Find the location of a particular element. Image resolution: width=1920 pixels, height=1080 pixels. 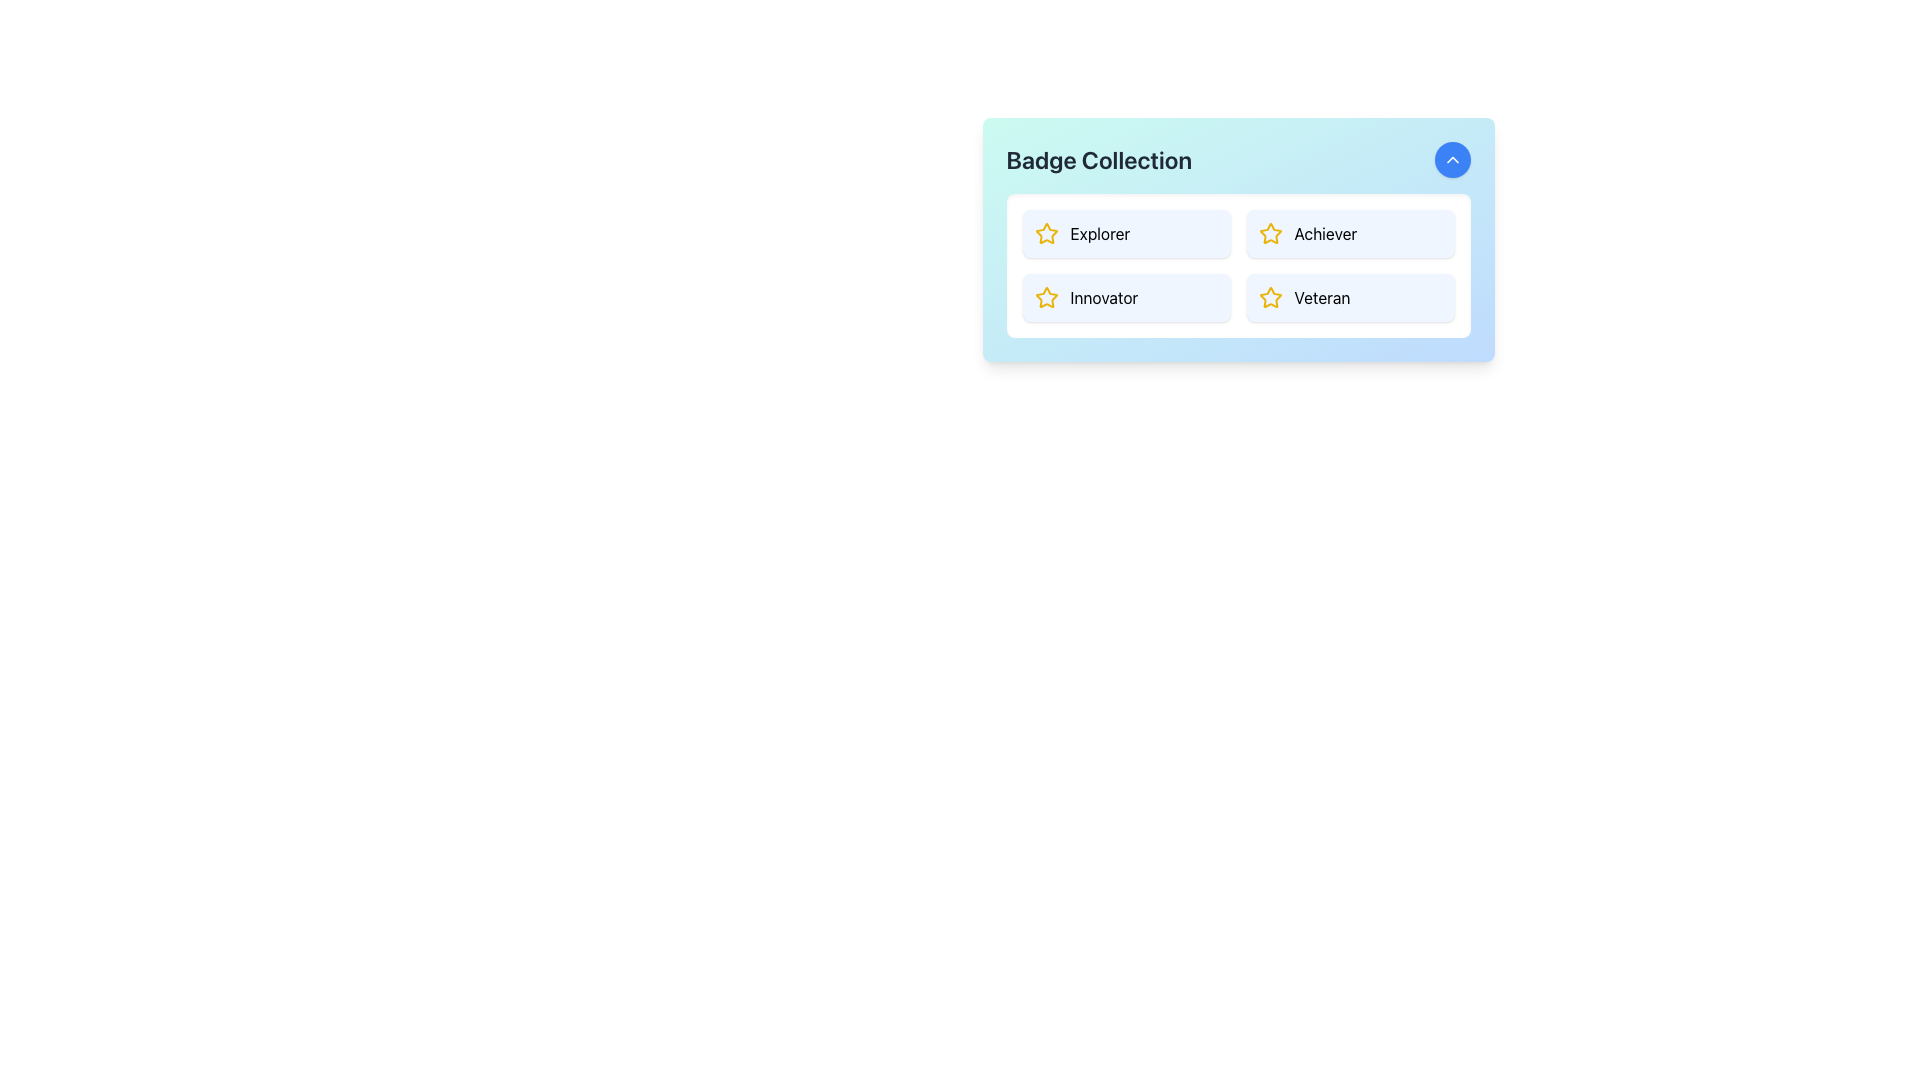

'Veteran' badge icon, which is a decorative star icon located at the bottom-right row of the badge grid, adjacent to the 'Innovator' badge is located at coordinates (1269, 297).